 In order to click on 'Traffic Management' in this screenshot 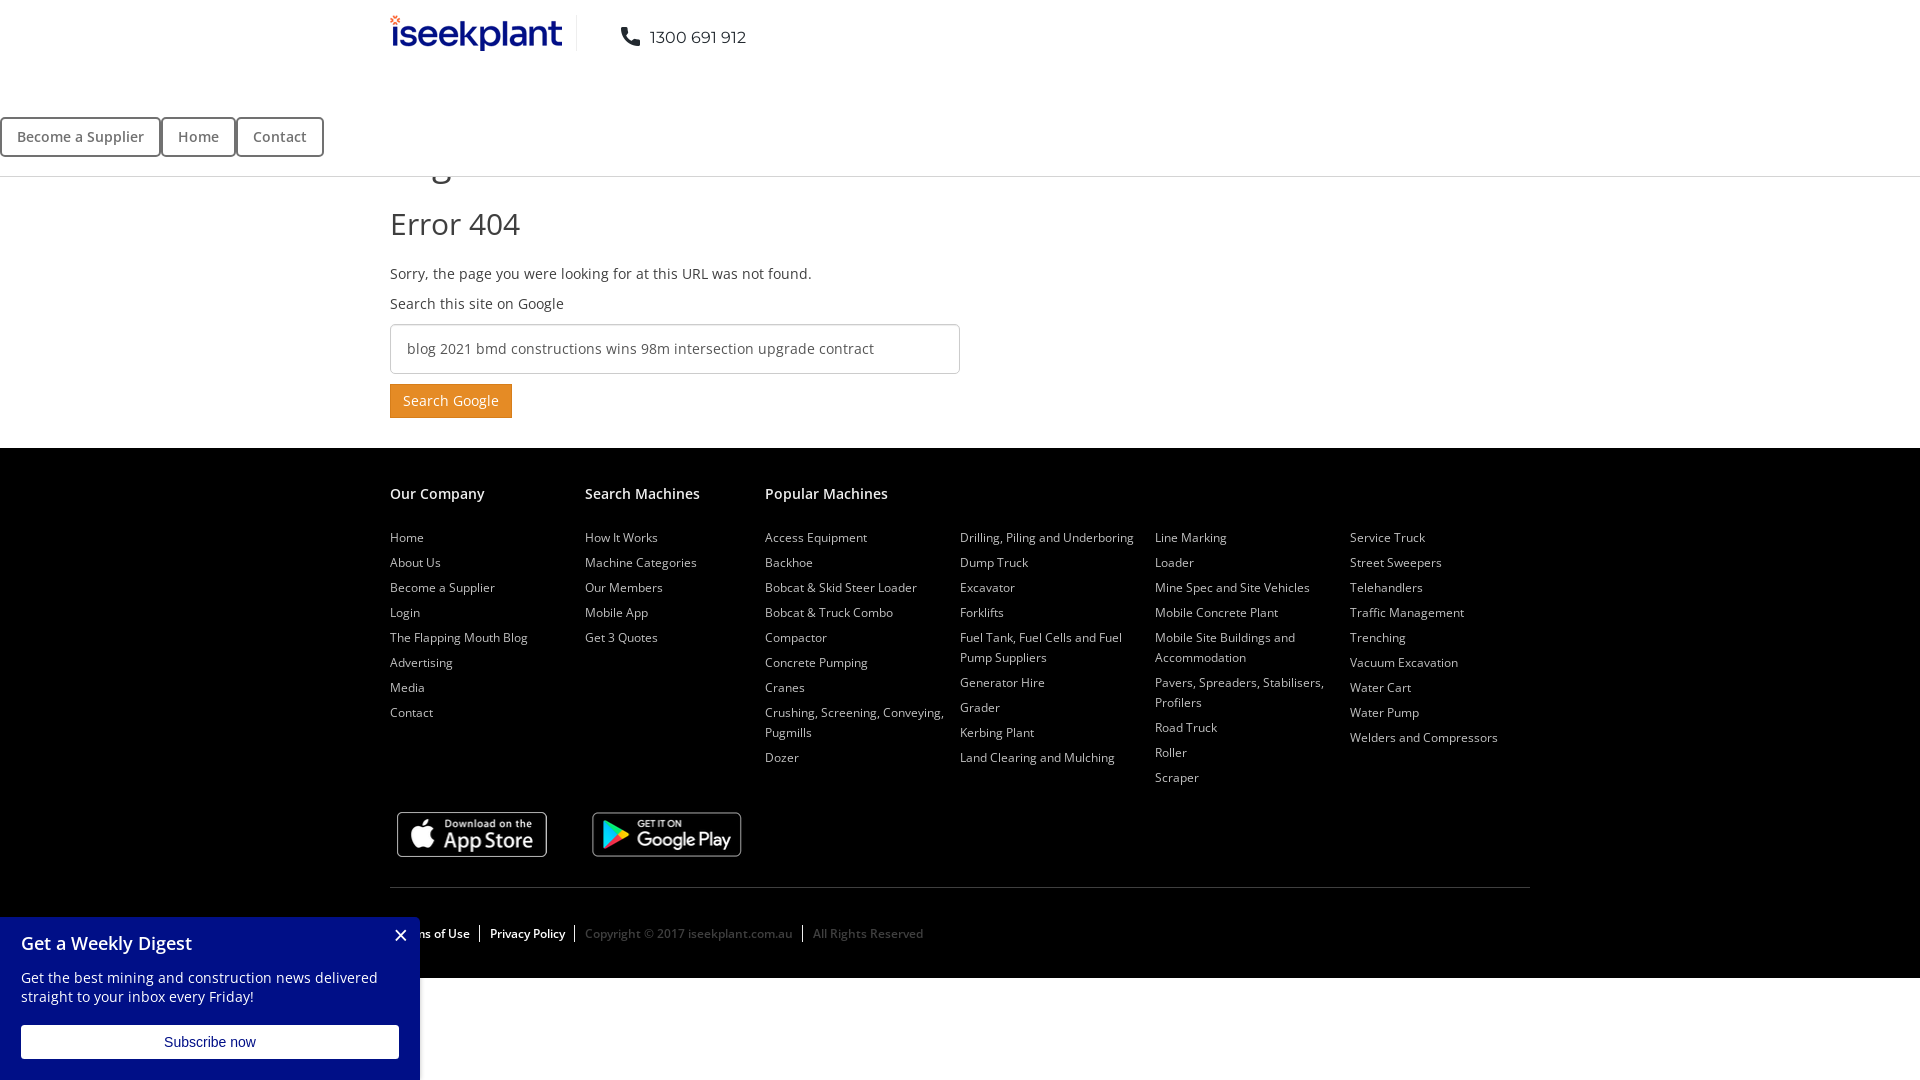, I will do `click(1405, 611)`.